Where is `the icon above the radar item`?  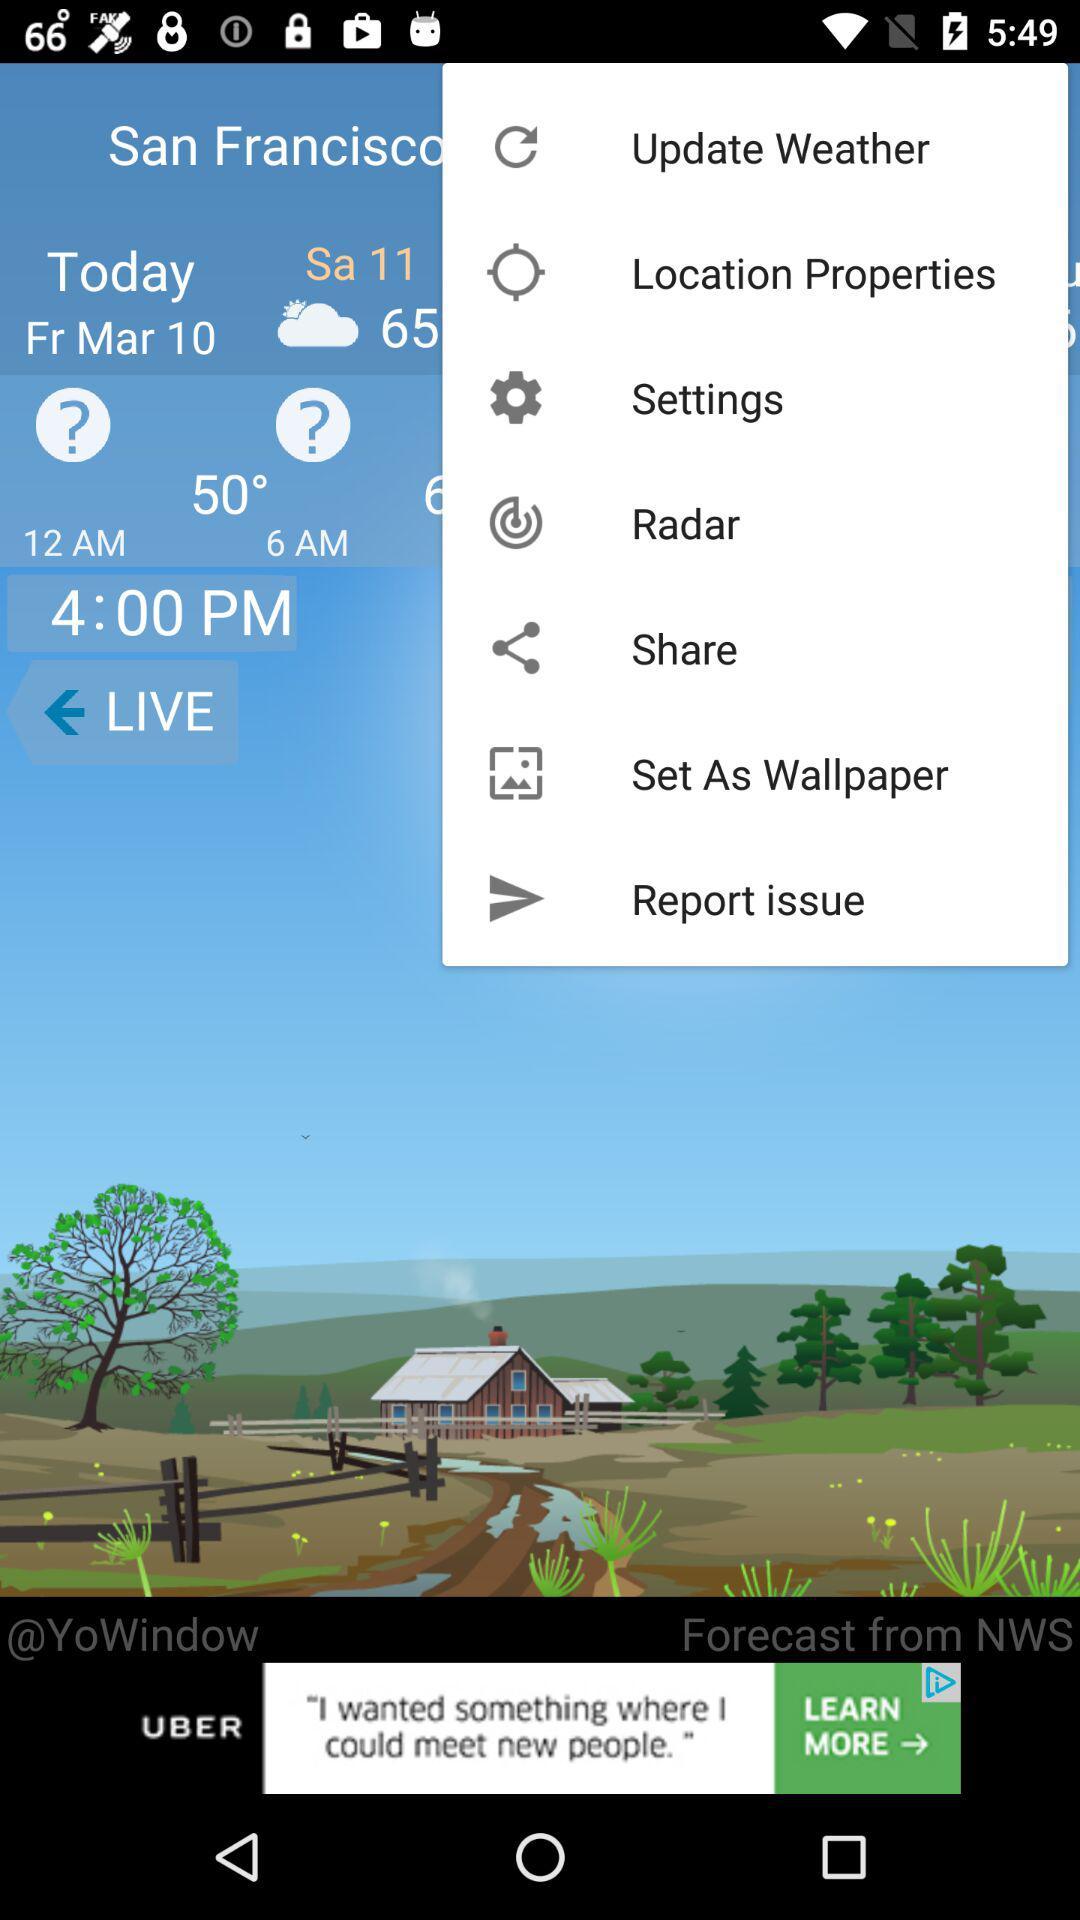
the icon above the radar item is located at coordinates (707, 397).